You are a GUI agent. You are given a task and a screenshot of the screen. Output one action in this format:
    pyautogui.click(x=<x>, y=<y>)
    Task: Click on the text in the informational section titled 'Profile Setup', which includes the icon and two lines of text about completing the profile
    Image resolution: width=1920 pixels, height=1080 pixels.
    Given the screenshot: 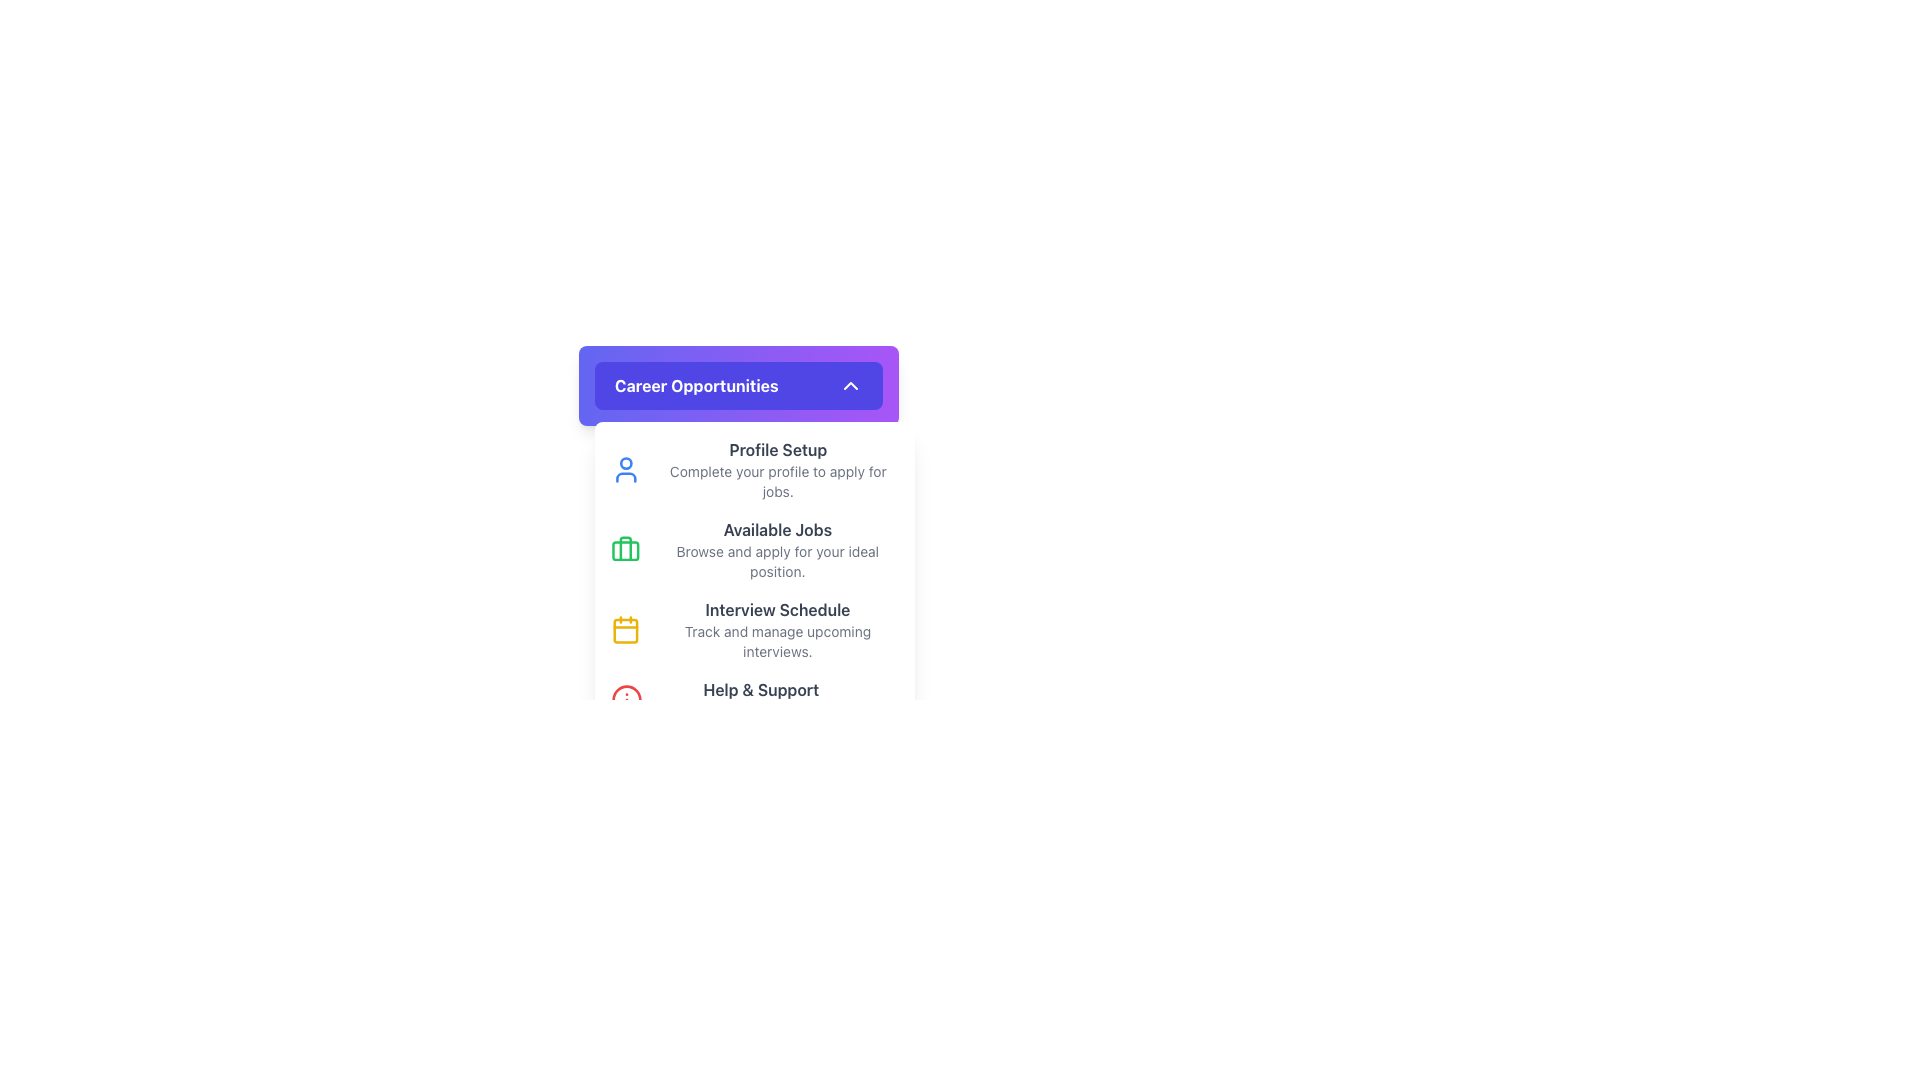 What is the action you would take?
    pyautogui.click(x=753, y=470)
    